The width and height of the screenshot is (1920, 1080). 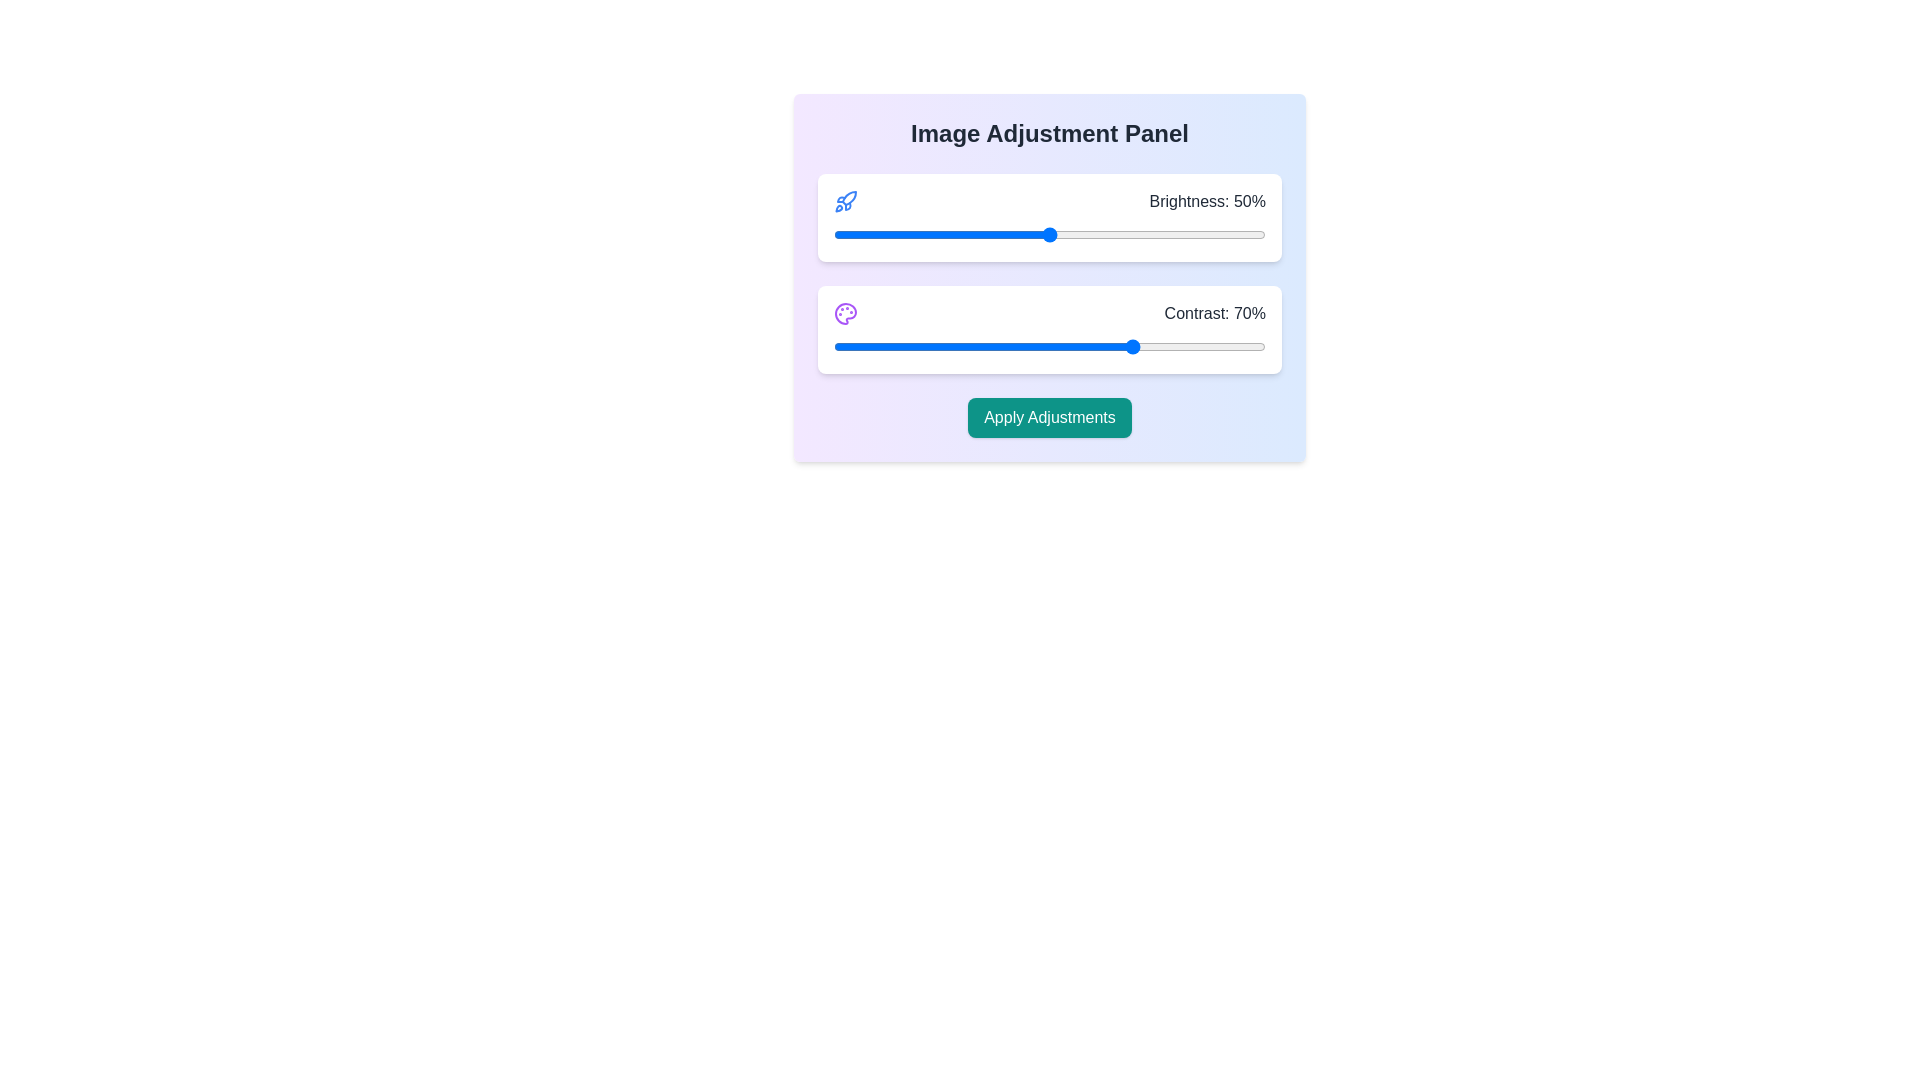 I want to click on the brightness slider to 4%, so click(x=851, y=234).